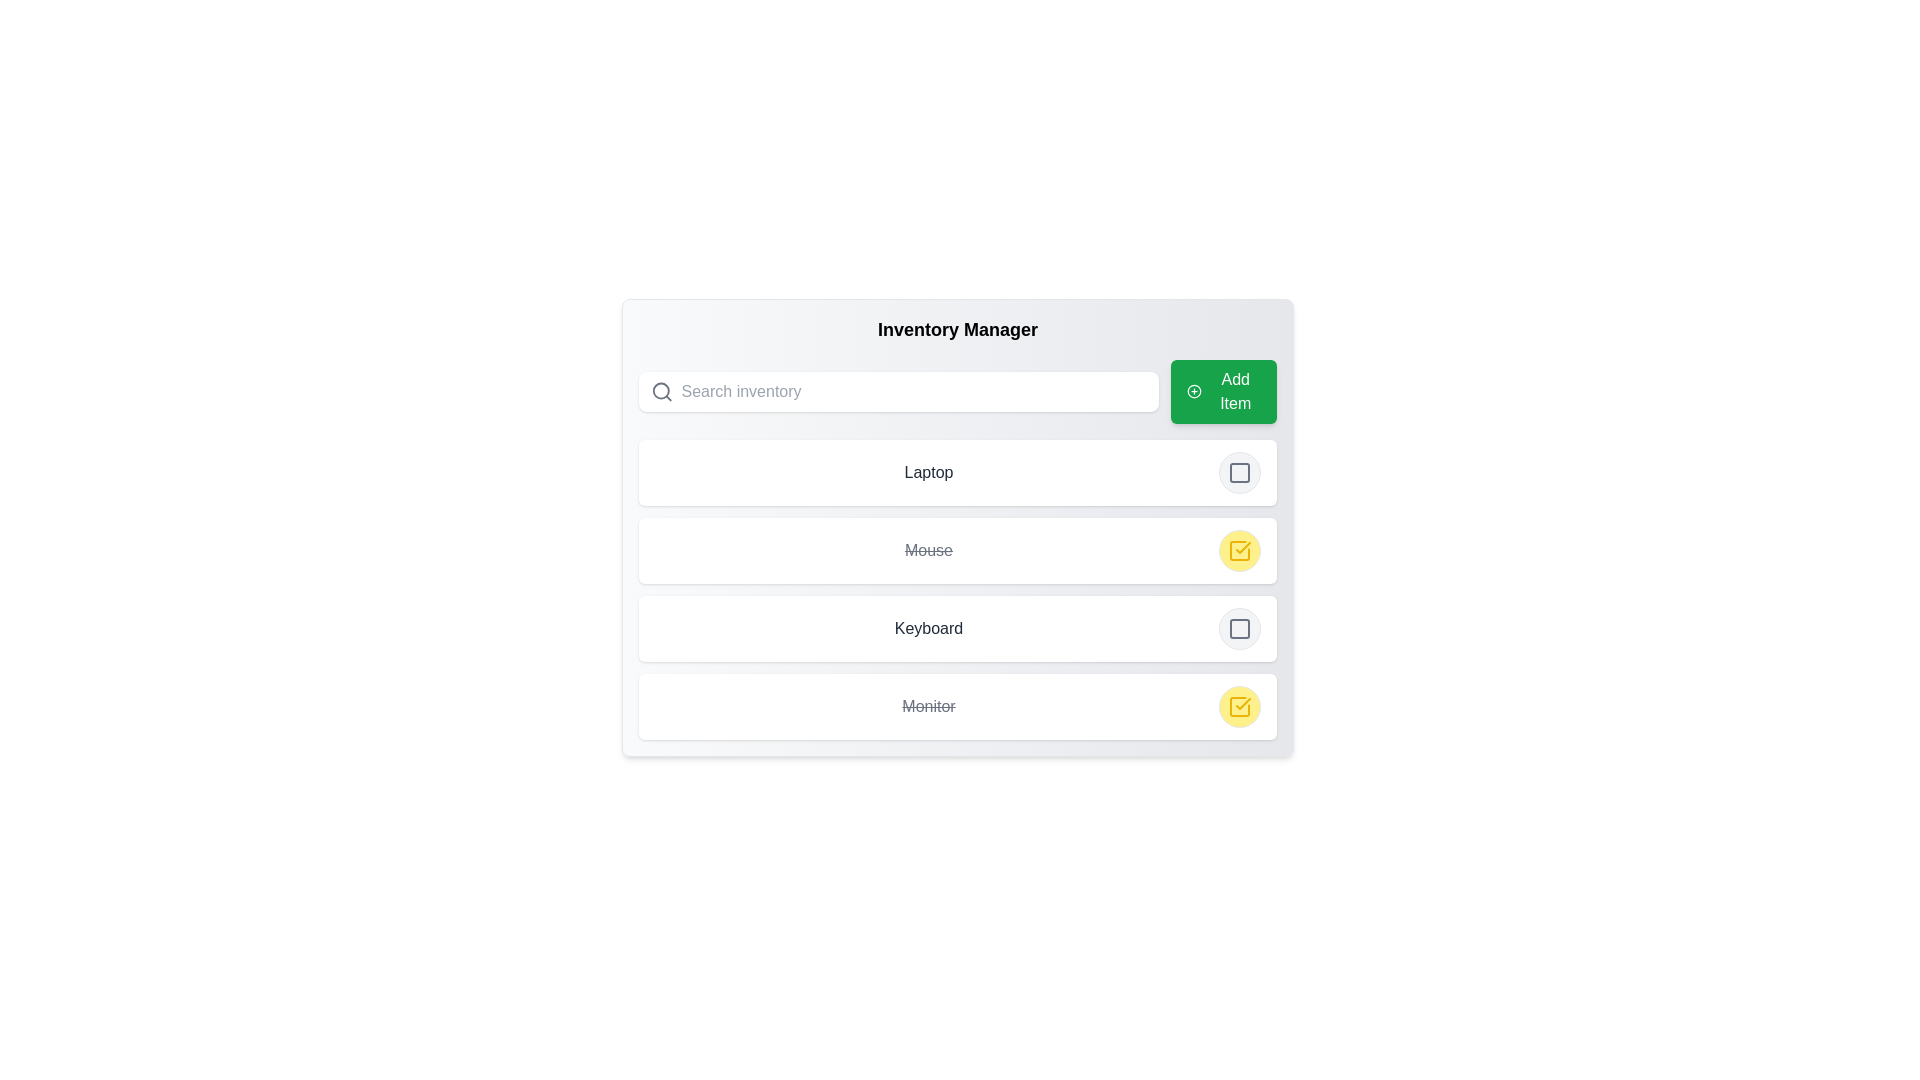  What do you see at coordinates (1238, 705) in the screenshot?
I see `the Iconic button that marks the list item 'Monitor' as selected or completed` at bounding box center [1238, 705].